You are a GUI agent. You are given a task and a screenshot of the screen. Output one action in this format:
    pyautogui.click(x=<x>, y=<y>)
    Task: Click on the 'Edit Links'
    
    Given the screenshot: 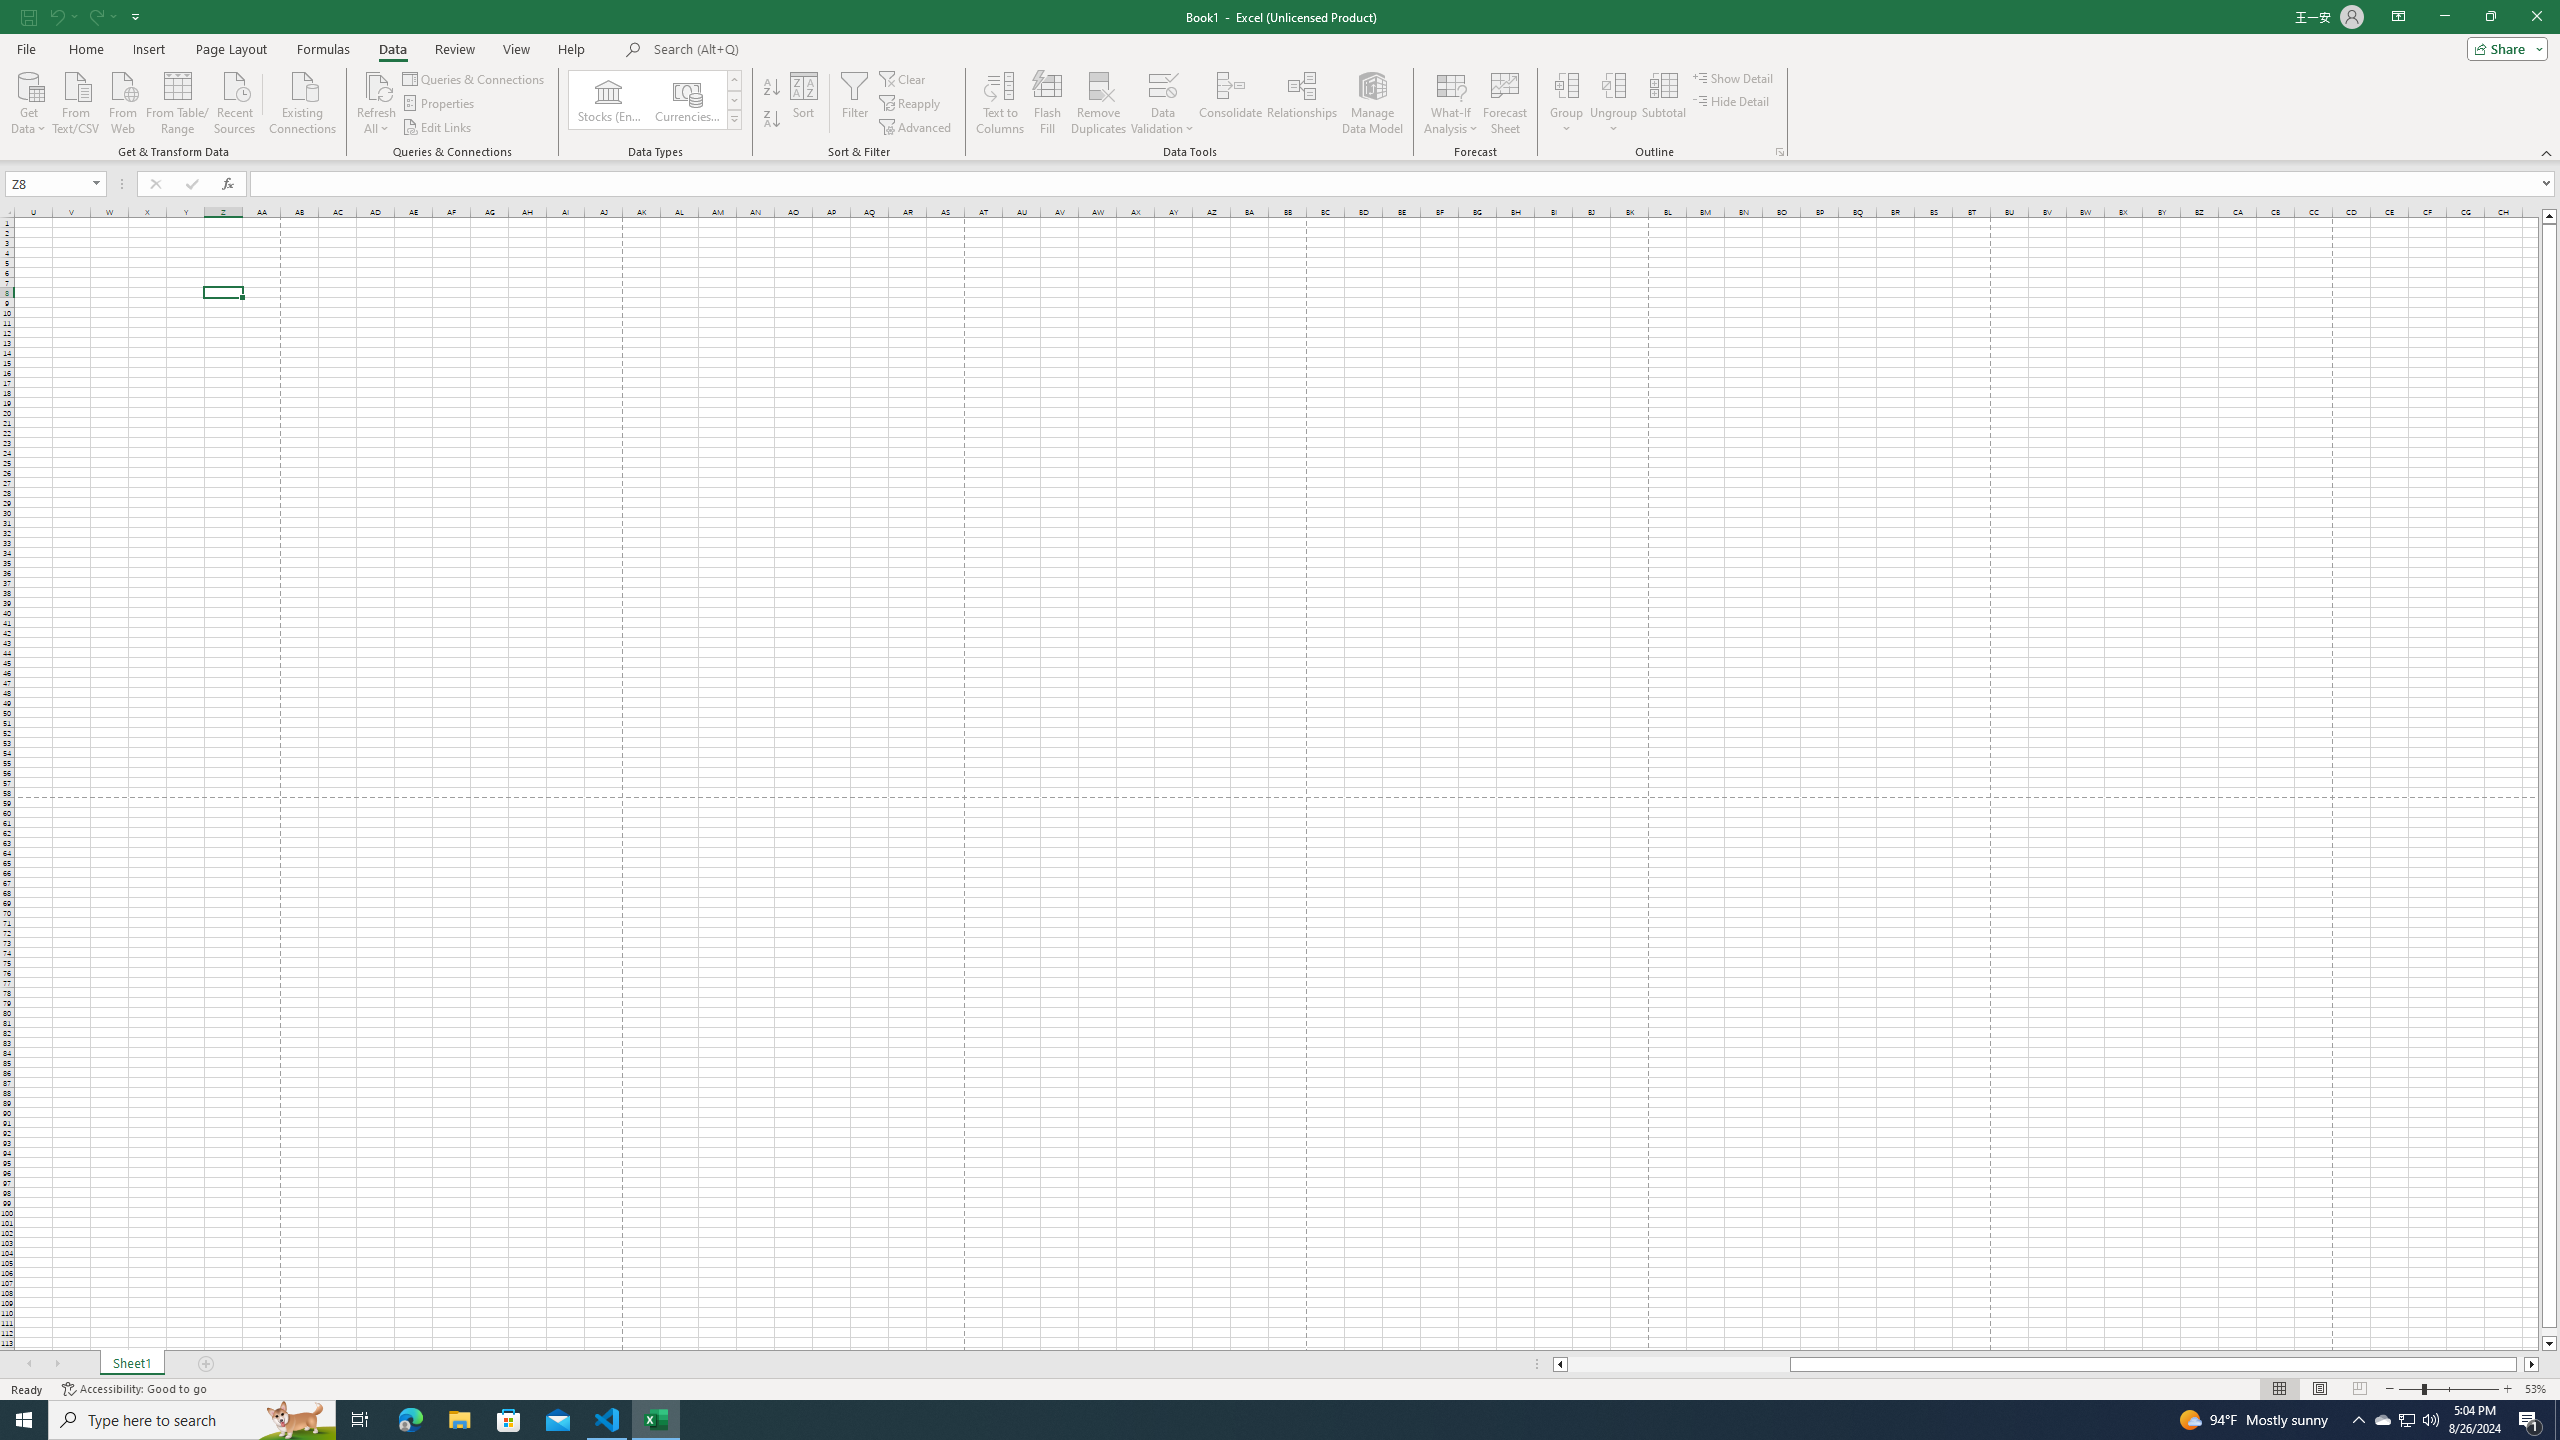 What is the action you would take?
    pyautogui.click(x=439, y=127)
    